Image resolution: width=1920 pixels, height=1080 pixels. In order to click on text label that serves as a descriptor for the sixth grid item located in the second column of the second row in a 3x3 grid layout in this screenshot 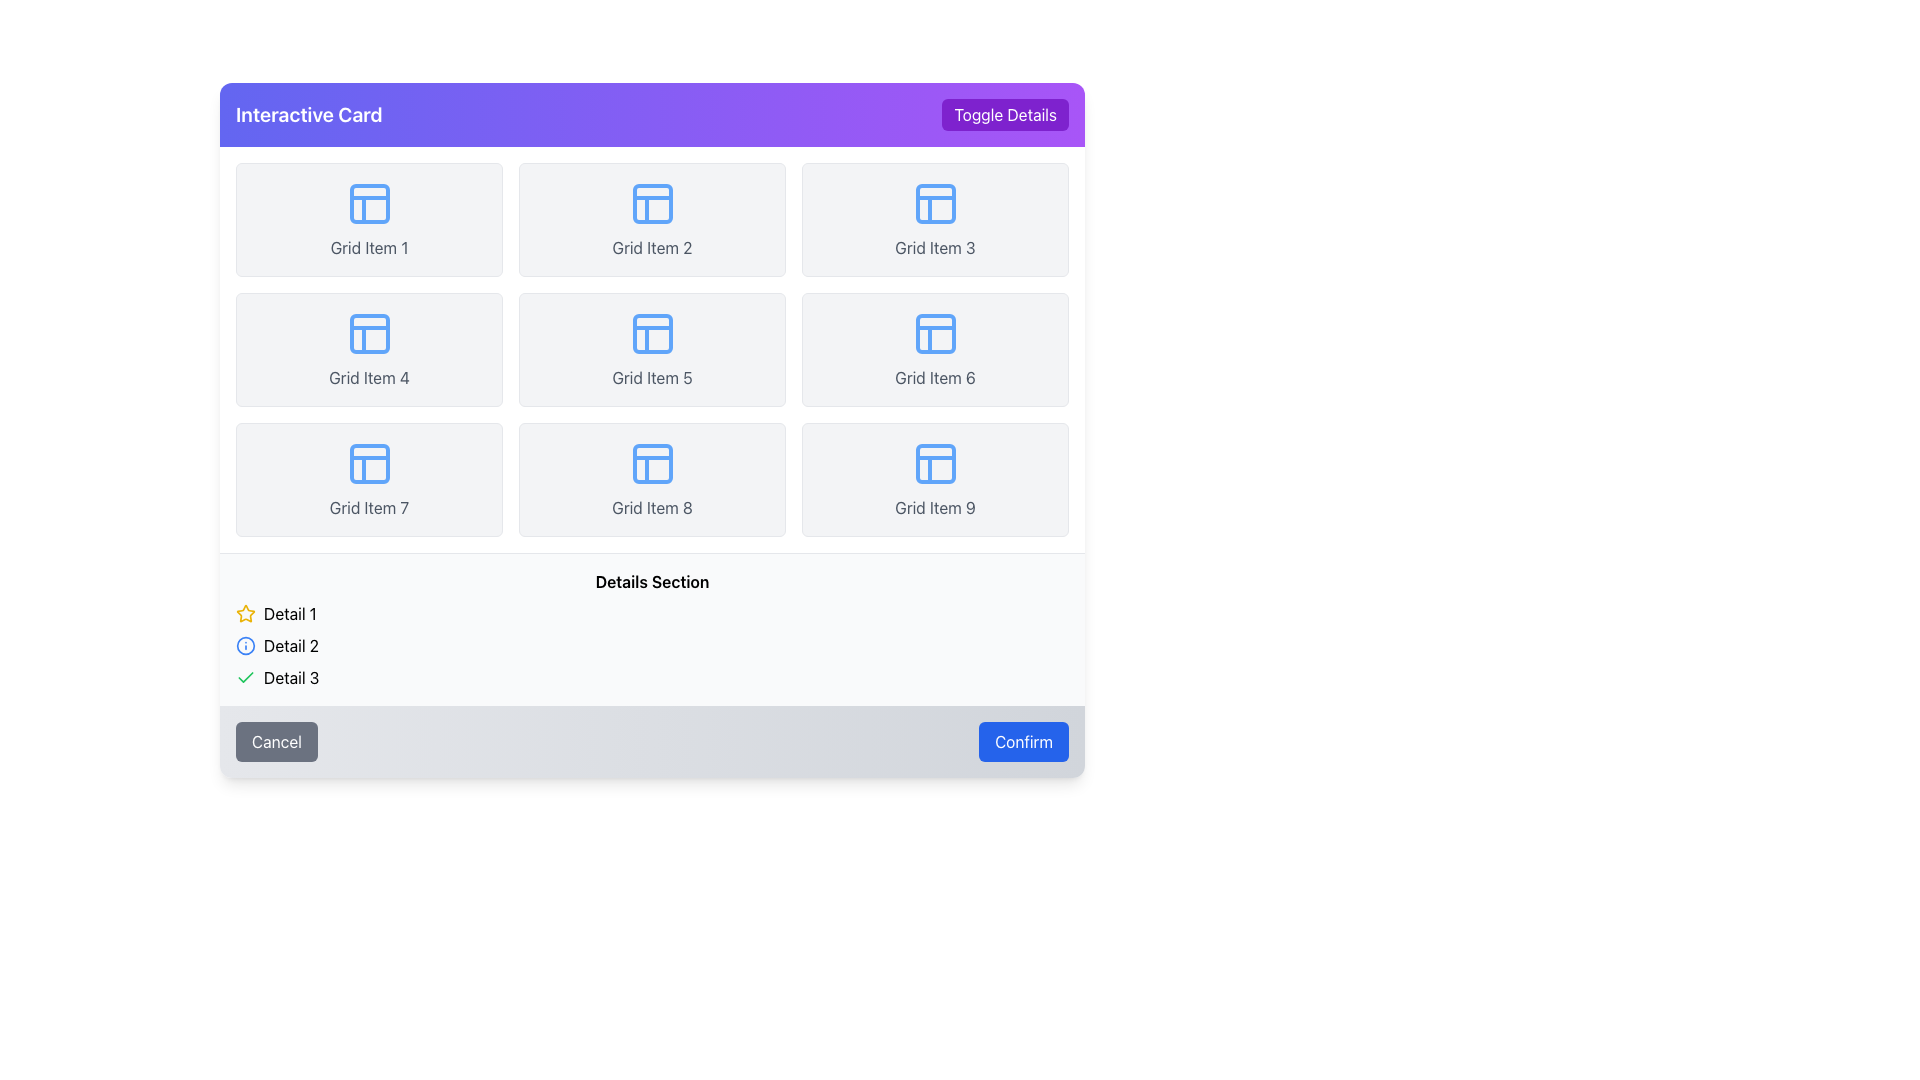, I will do `click(934, 378)`.